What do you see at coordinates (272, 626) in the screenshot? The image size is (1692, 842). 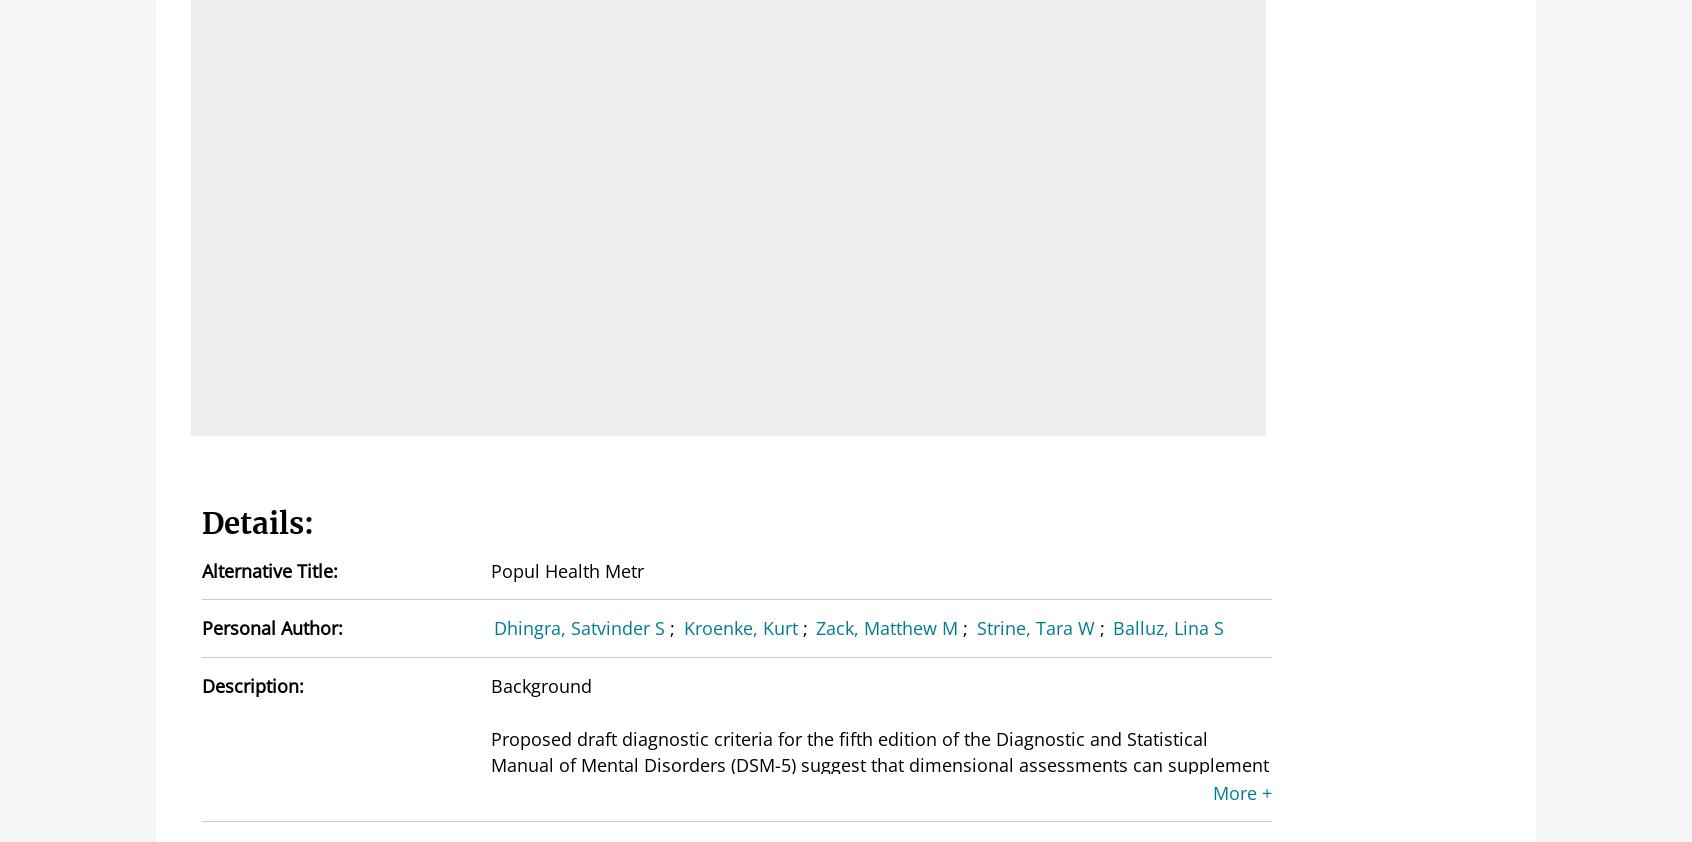 I see `'Personal Author:'` at bounding box center [272, 626].